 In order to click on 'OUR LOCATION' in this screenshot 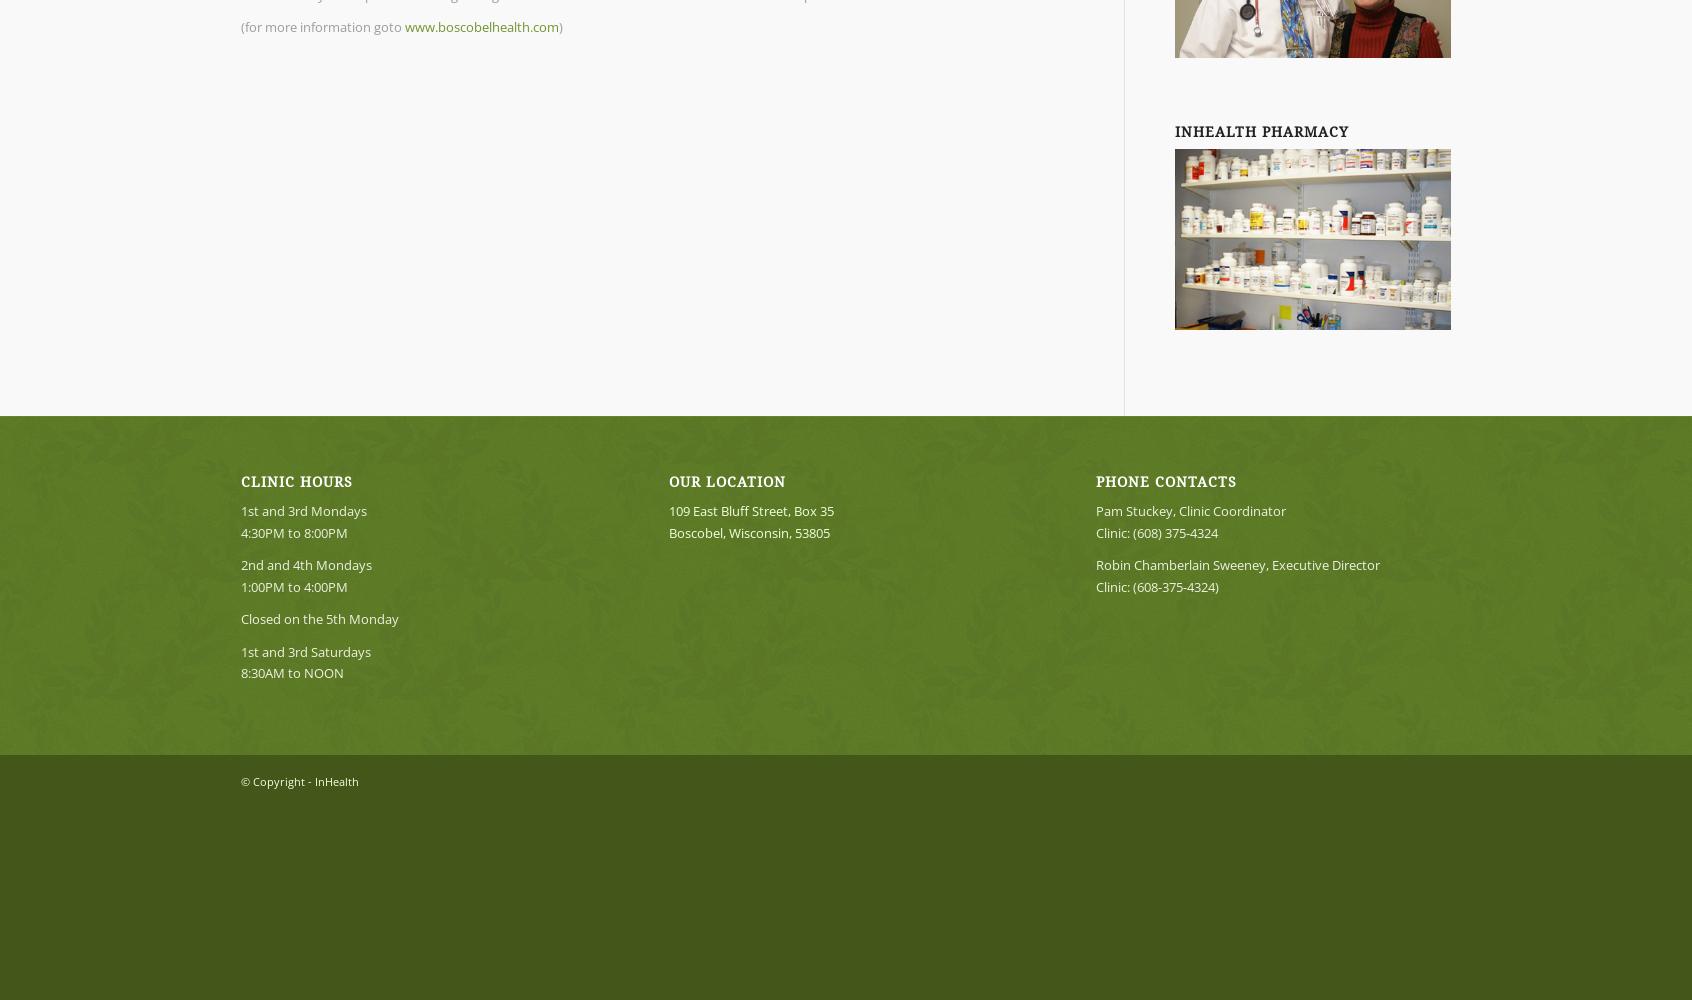, I will do `click(725, 480)`.